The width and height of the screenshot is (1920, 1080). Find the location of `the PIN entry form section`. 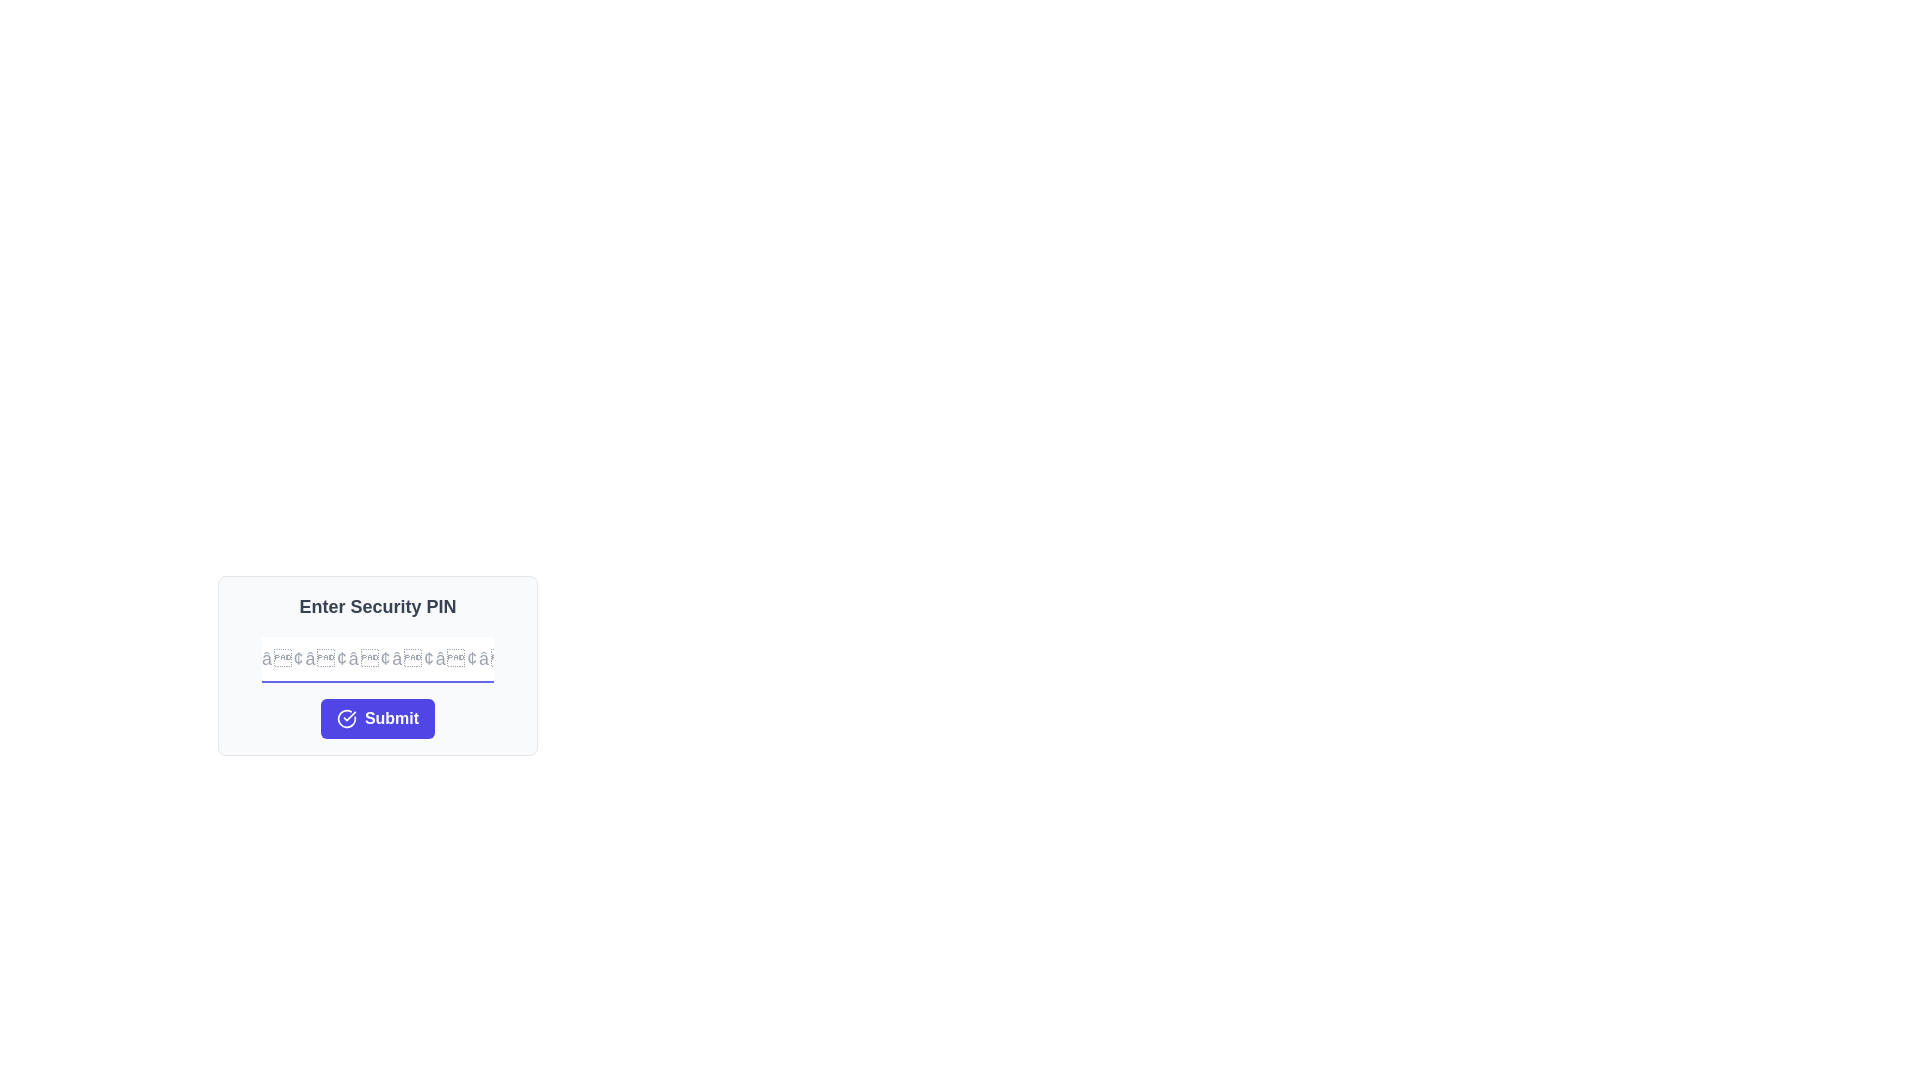

the PIN entry form section is located at coordinates (378, 666).